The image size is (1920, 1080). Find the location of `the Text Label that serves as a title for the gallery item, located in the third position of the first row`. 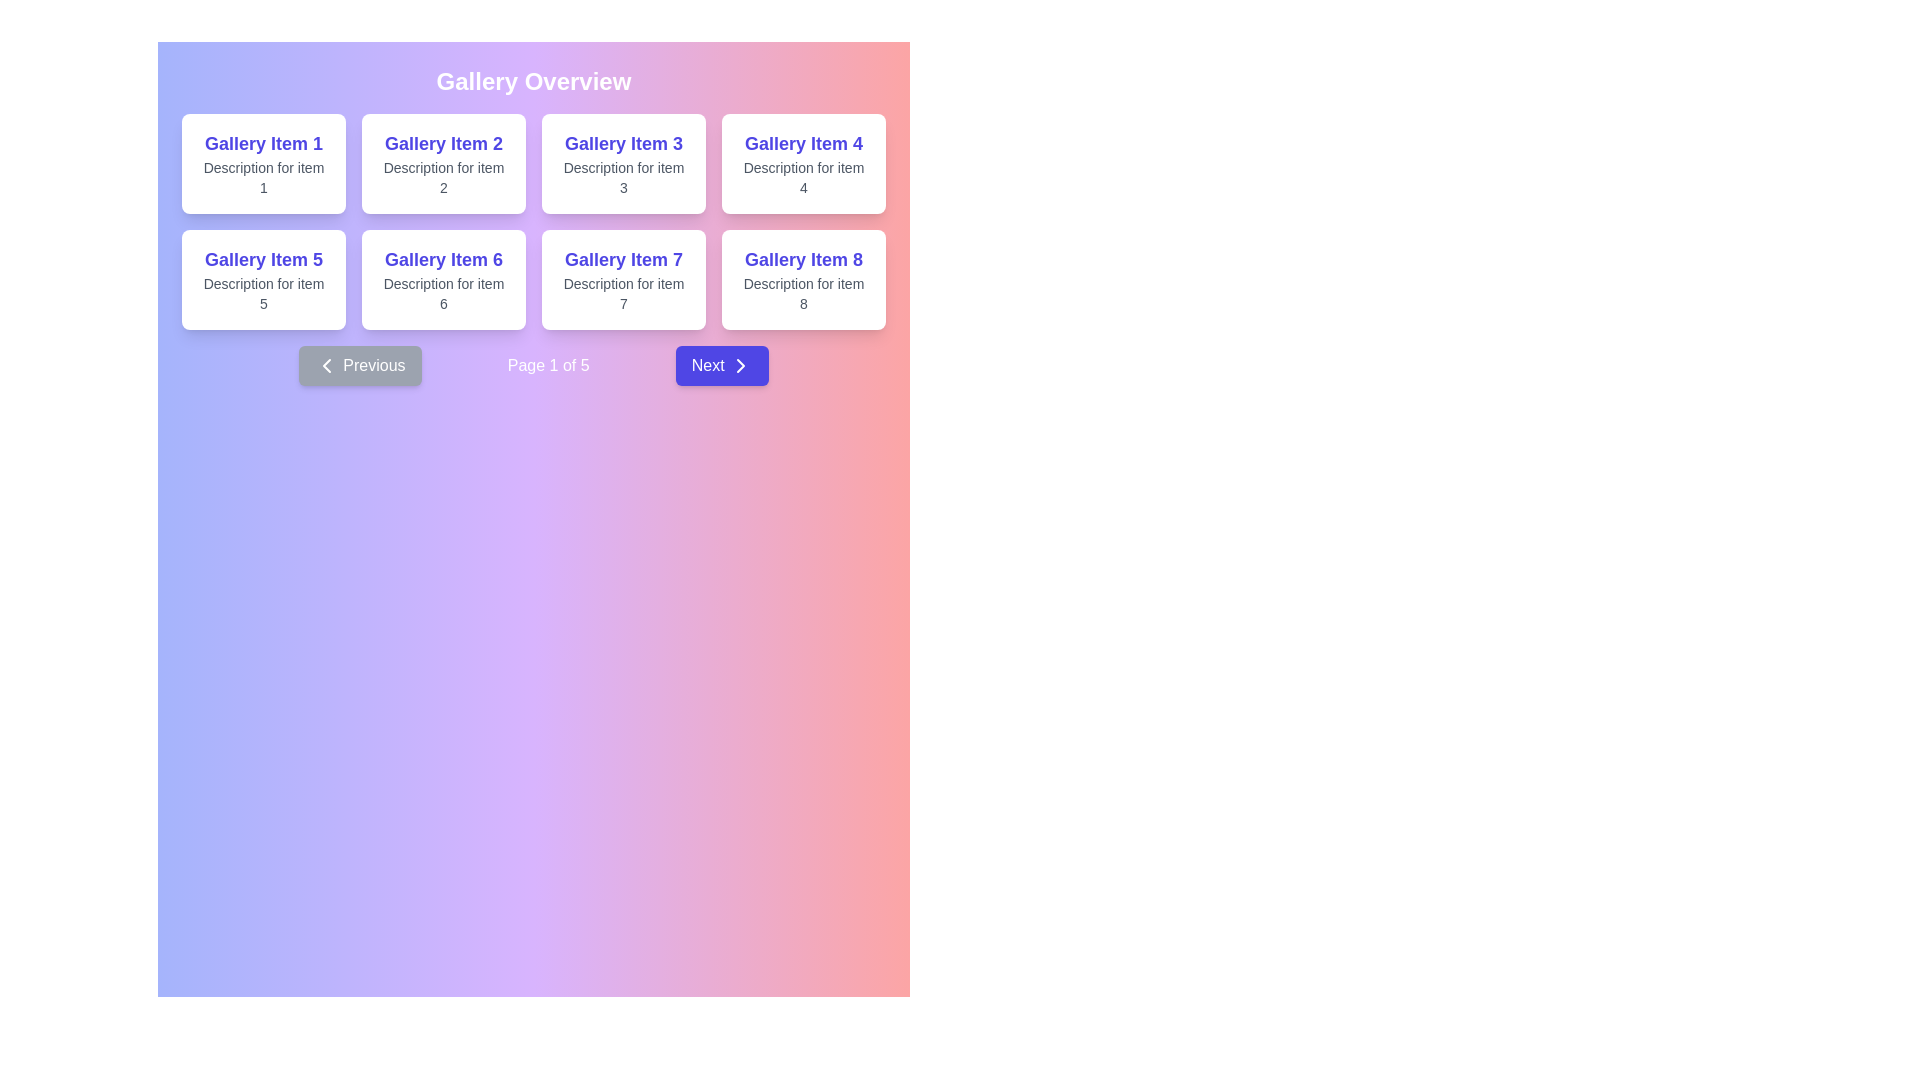

the Text Label that serves as a title for the gallery item, located in the third position of the first row is located at coordinates (623, 142).